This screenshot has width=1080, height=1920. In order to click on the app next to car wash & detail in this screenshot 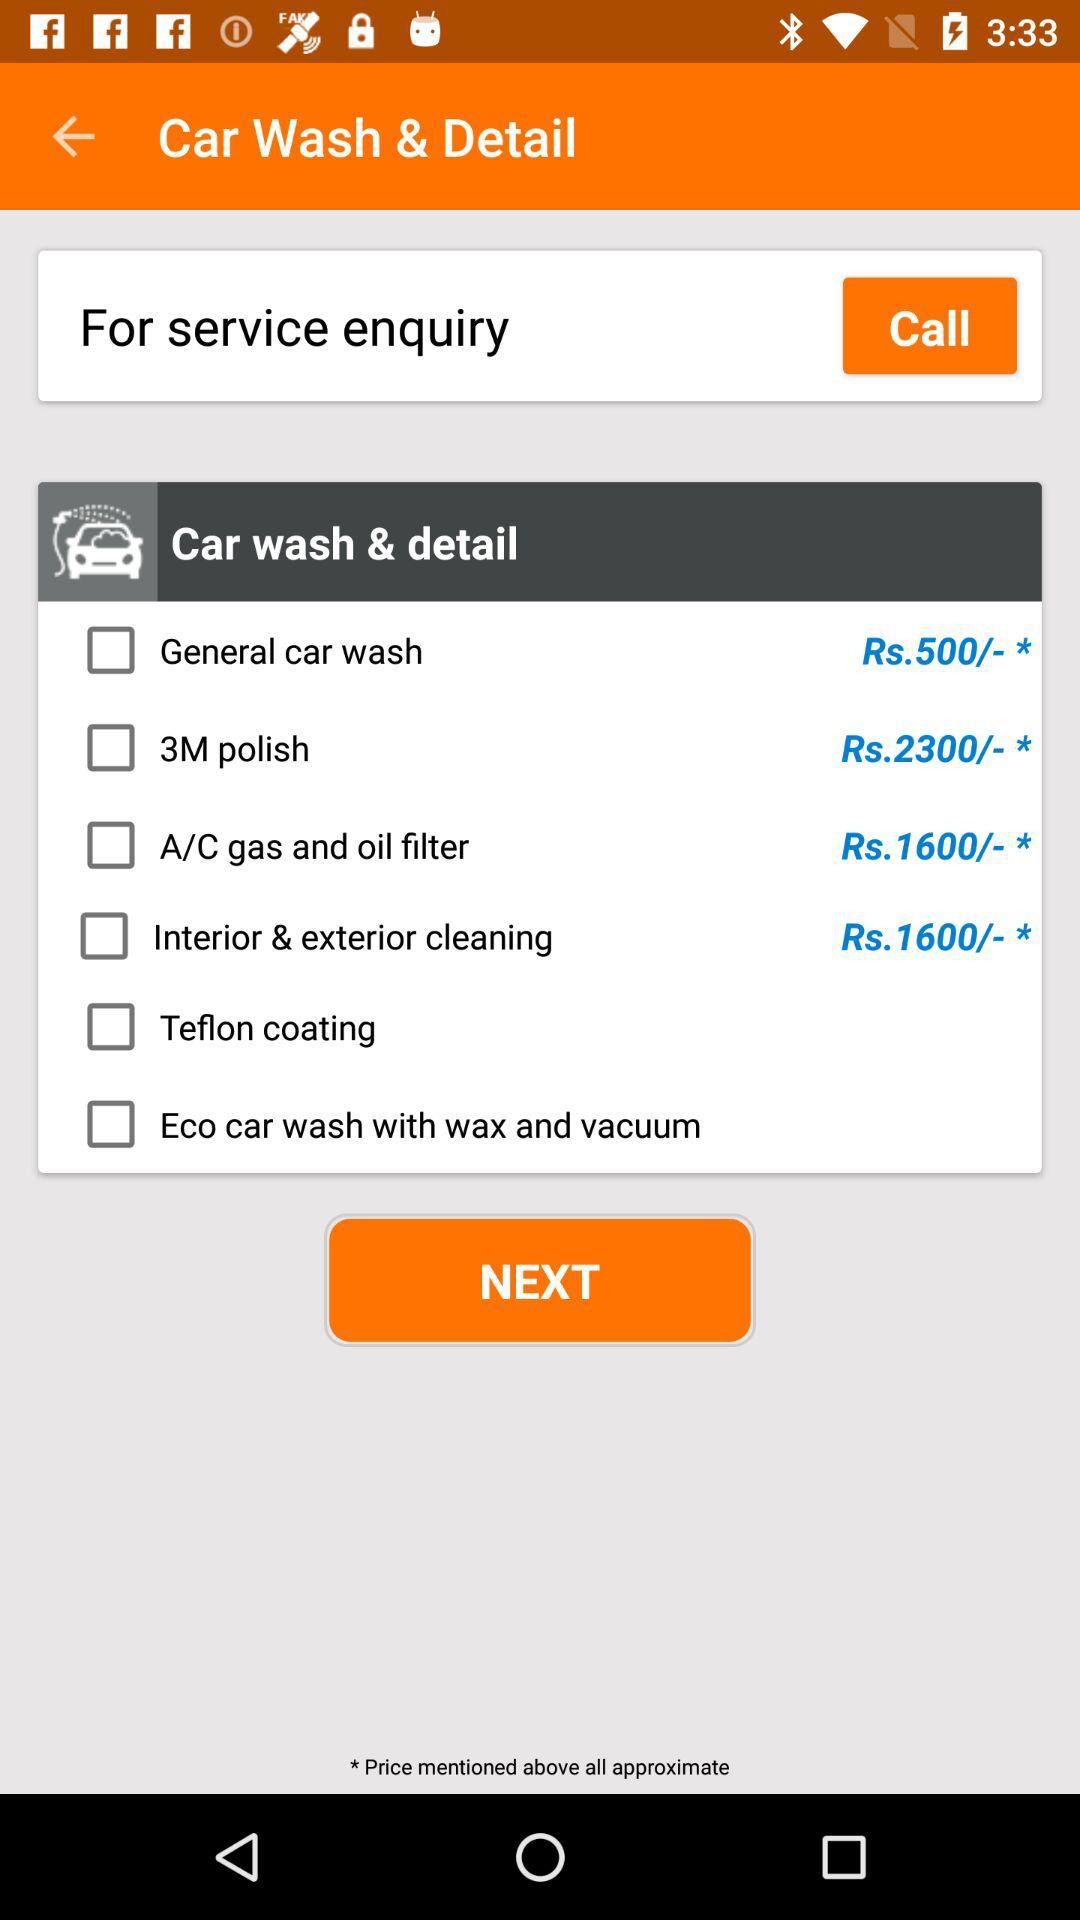, I will do `click(72, 135)`.